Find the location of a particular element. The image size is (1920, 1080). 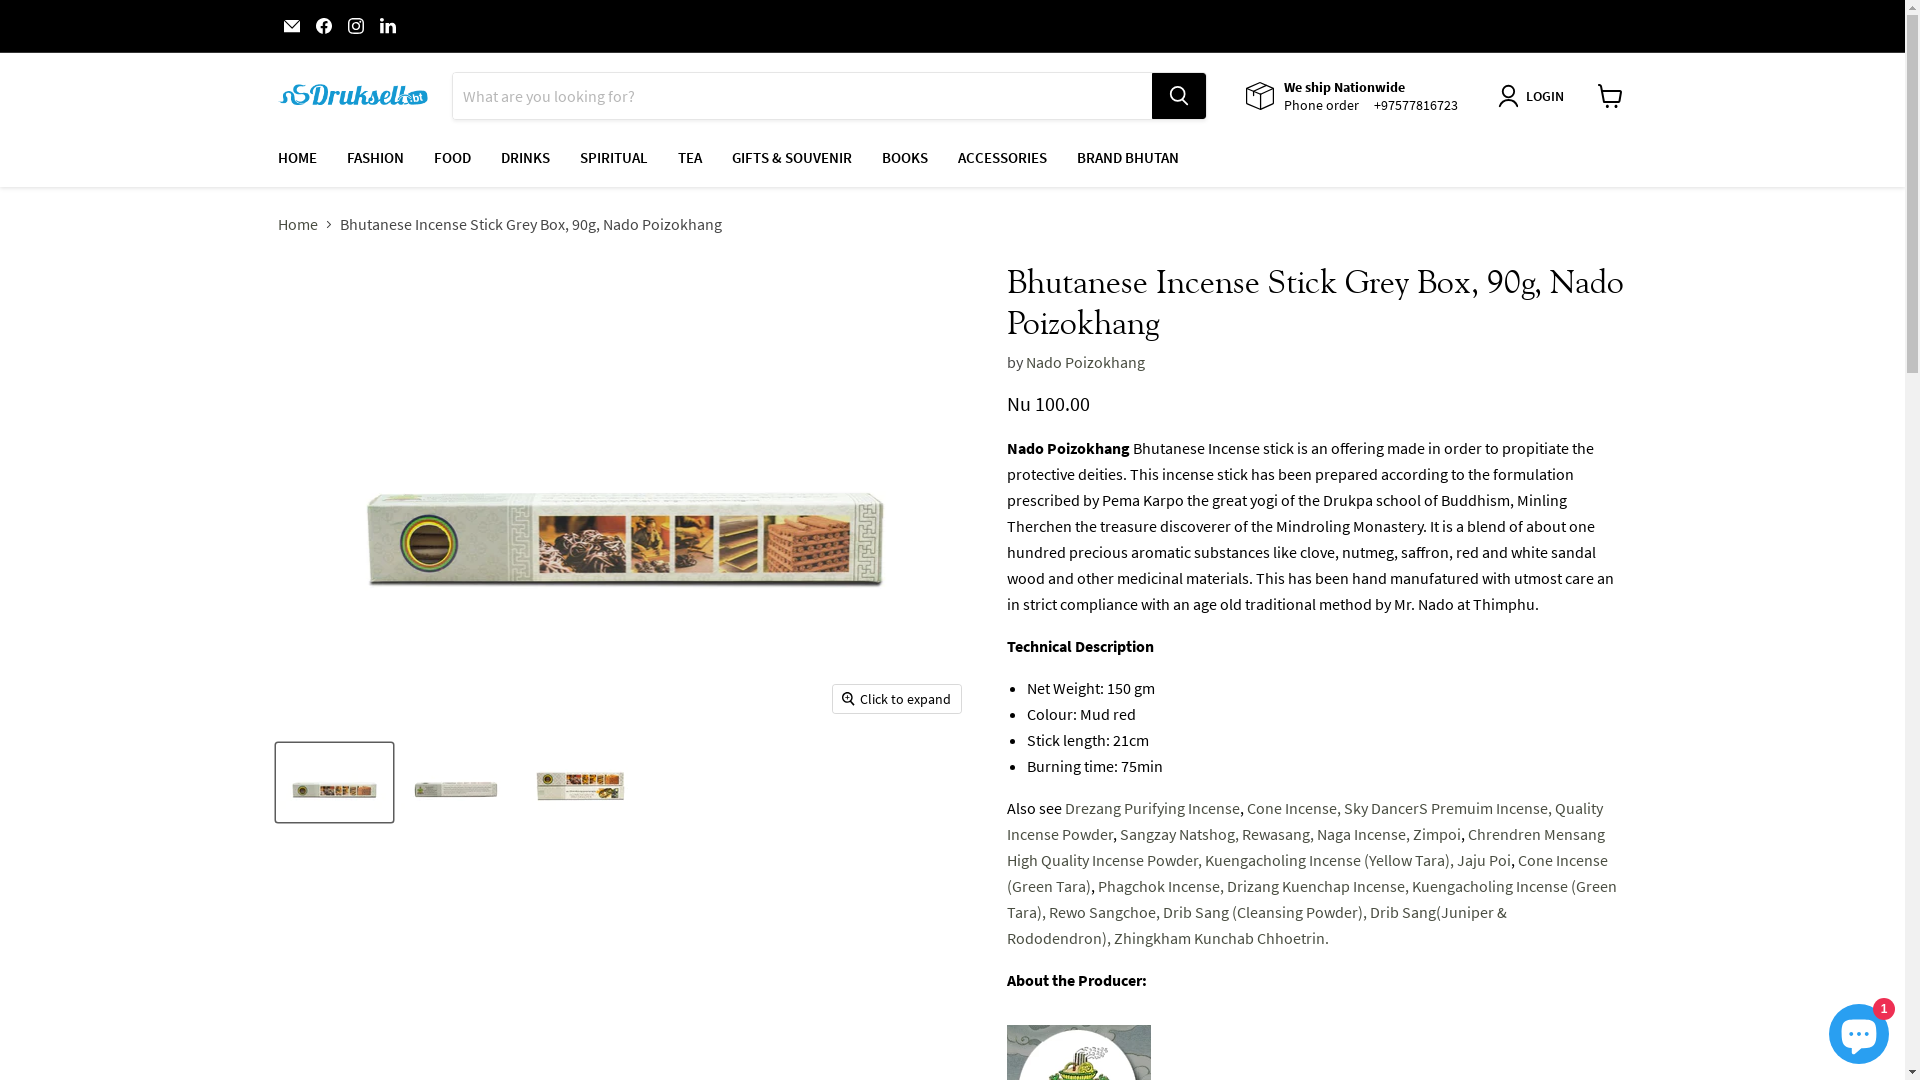

'Drezang Purifying Incense' is located at coordinates (1151, 806).